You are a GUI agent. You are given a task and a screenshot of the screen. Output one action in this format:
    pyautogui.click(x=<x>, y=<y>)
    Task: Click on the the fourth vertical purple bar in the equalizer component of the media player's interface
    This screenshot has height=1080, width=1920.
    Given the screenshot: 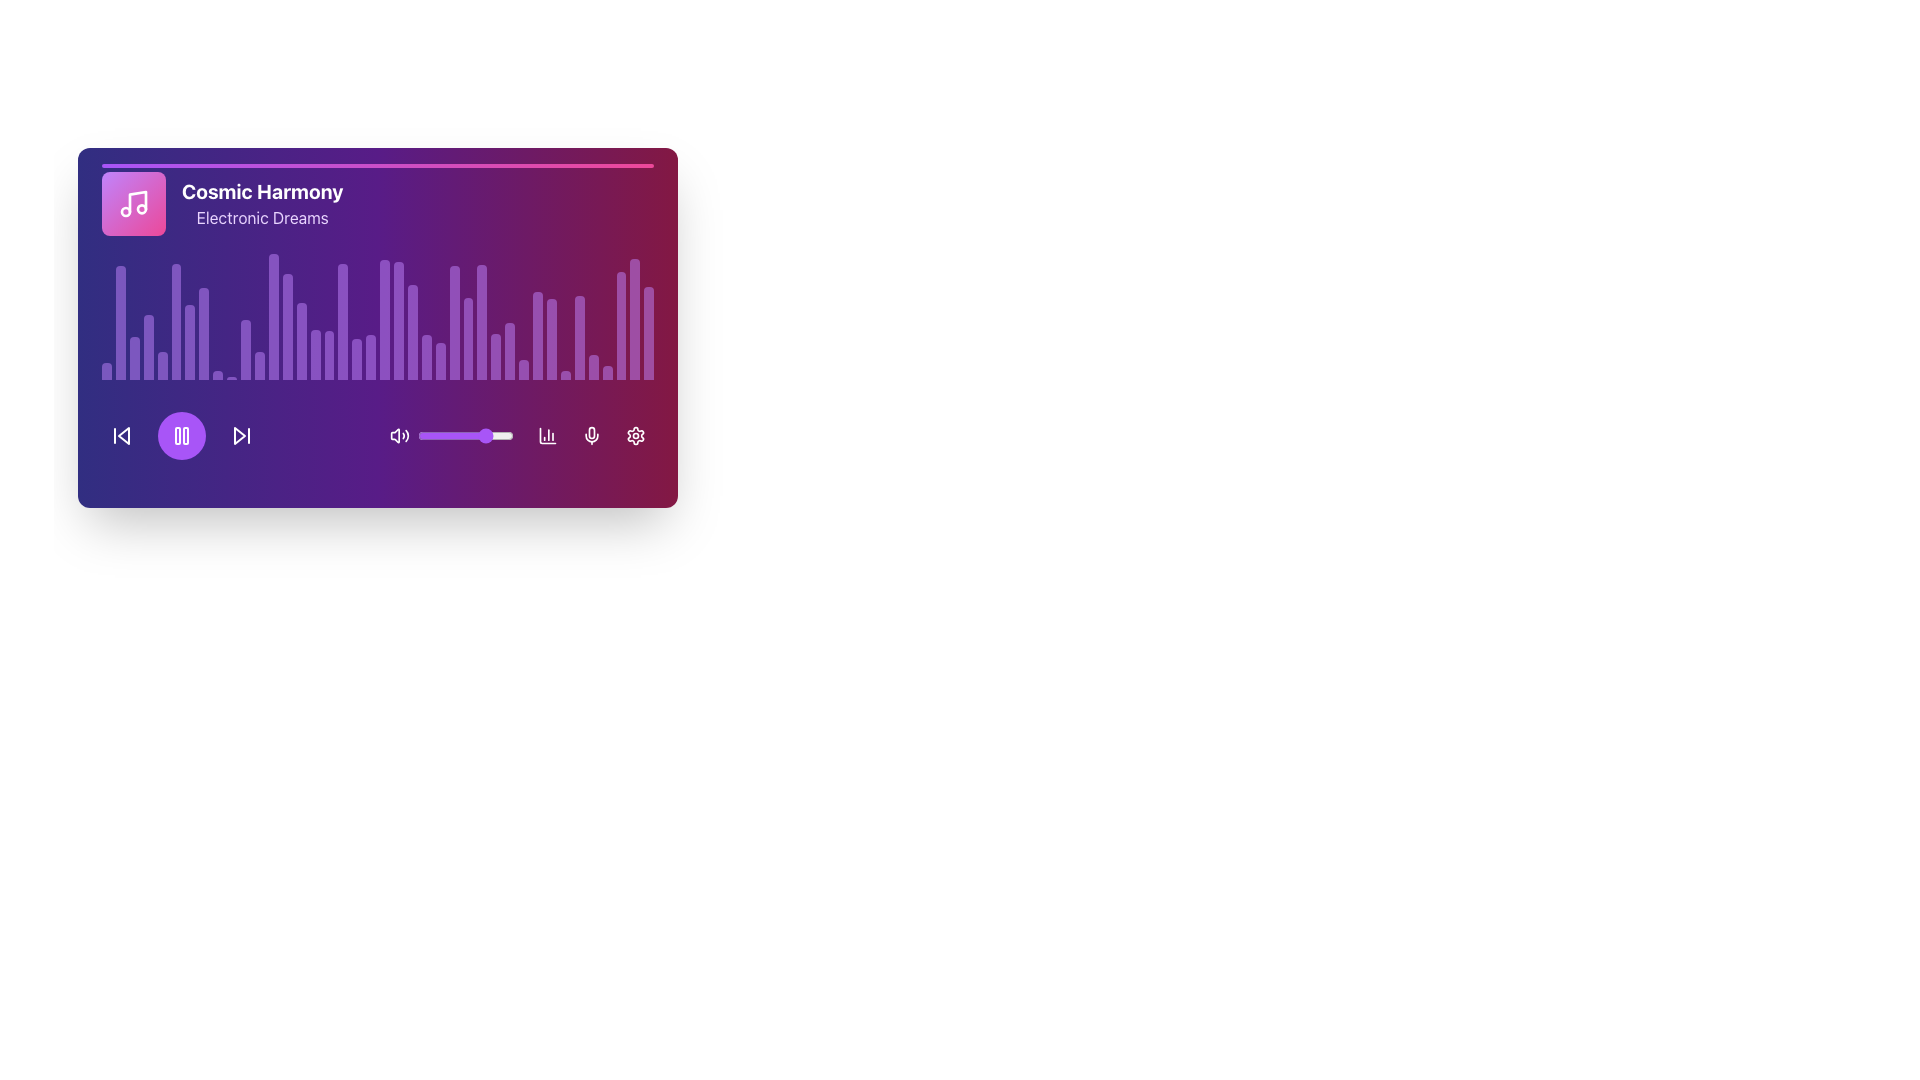 What is the action you would take?
    pyautogui.click(x=147, y=346)
    